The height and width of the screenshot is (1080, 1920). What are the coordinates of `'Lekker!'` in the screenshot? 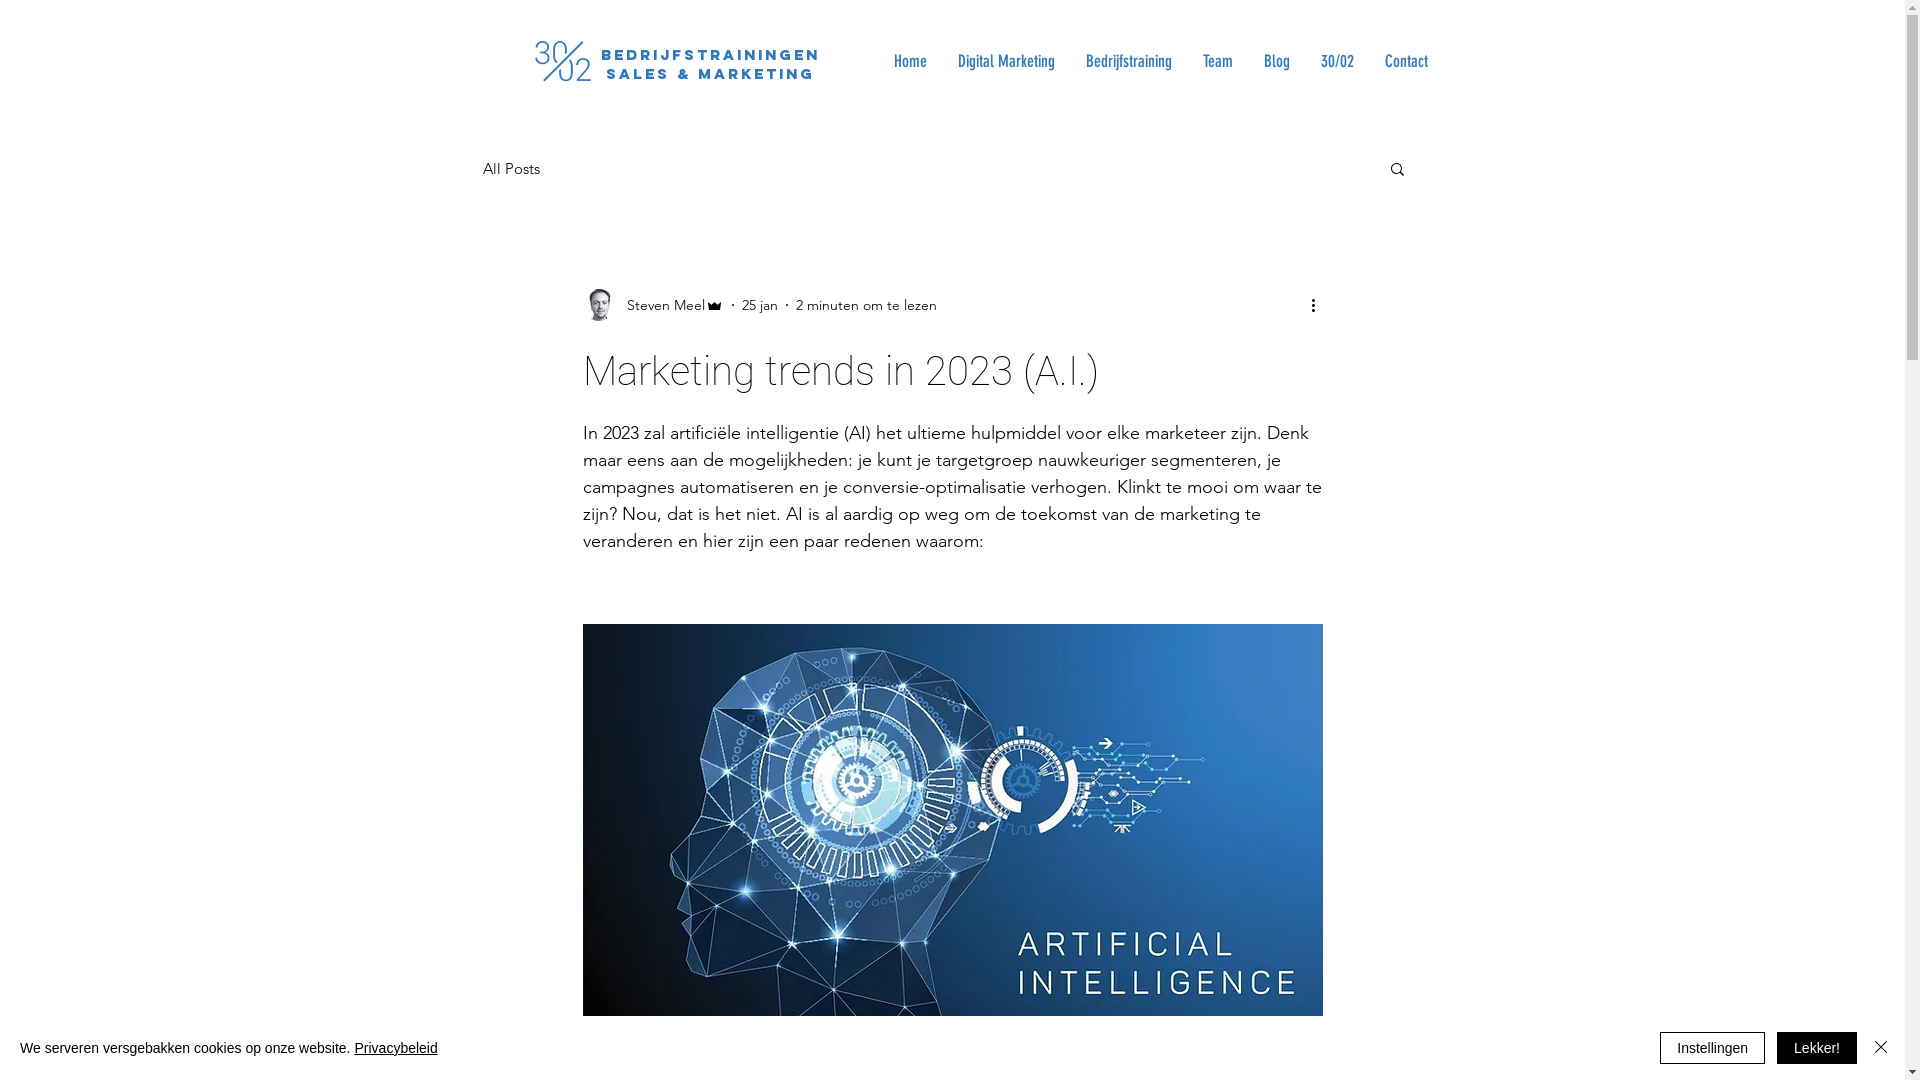 It's located at (1817, 1047).